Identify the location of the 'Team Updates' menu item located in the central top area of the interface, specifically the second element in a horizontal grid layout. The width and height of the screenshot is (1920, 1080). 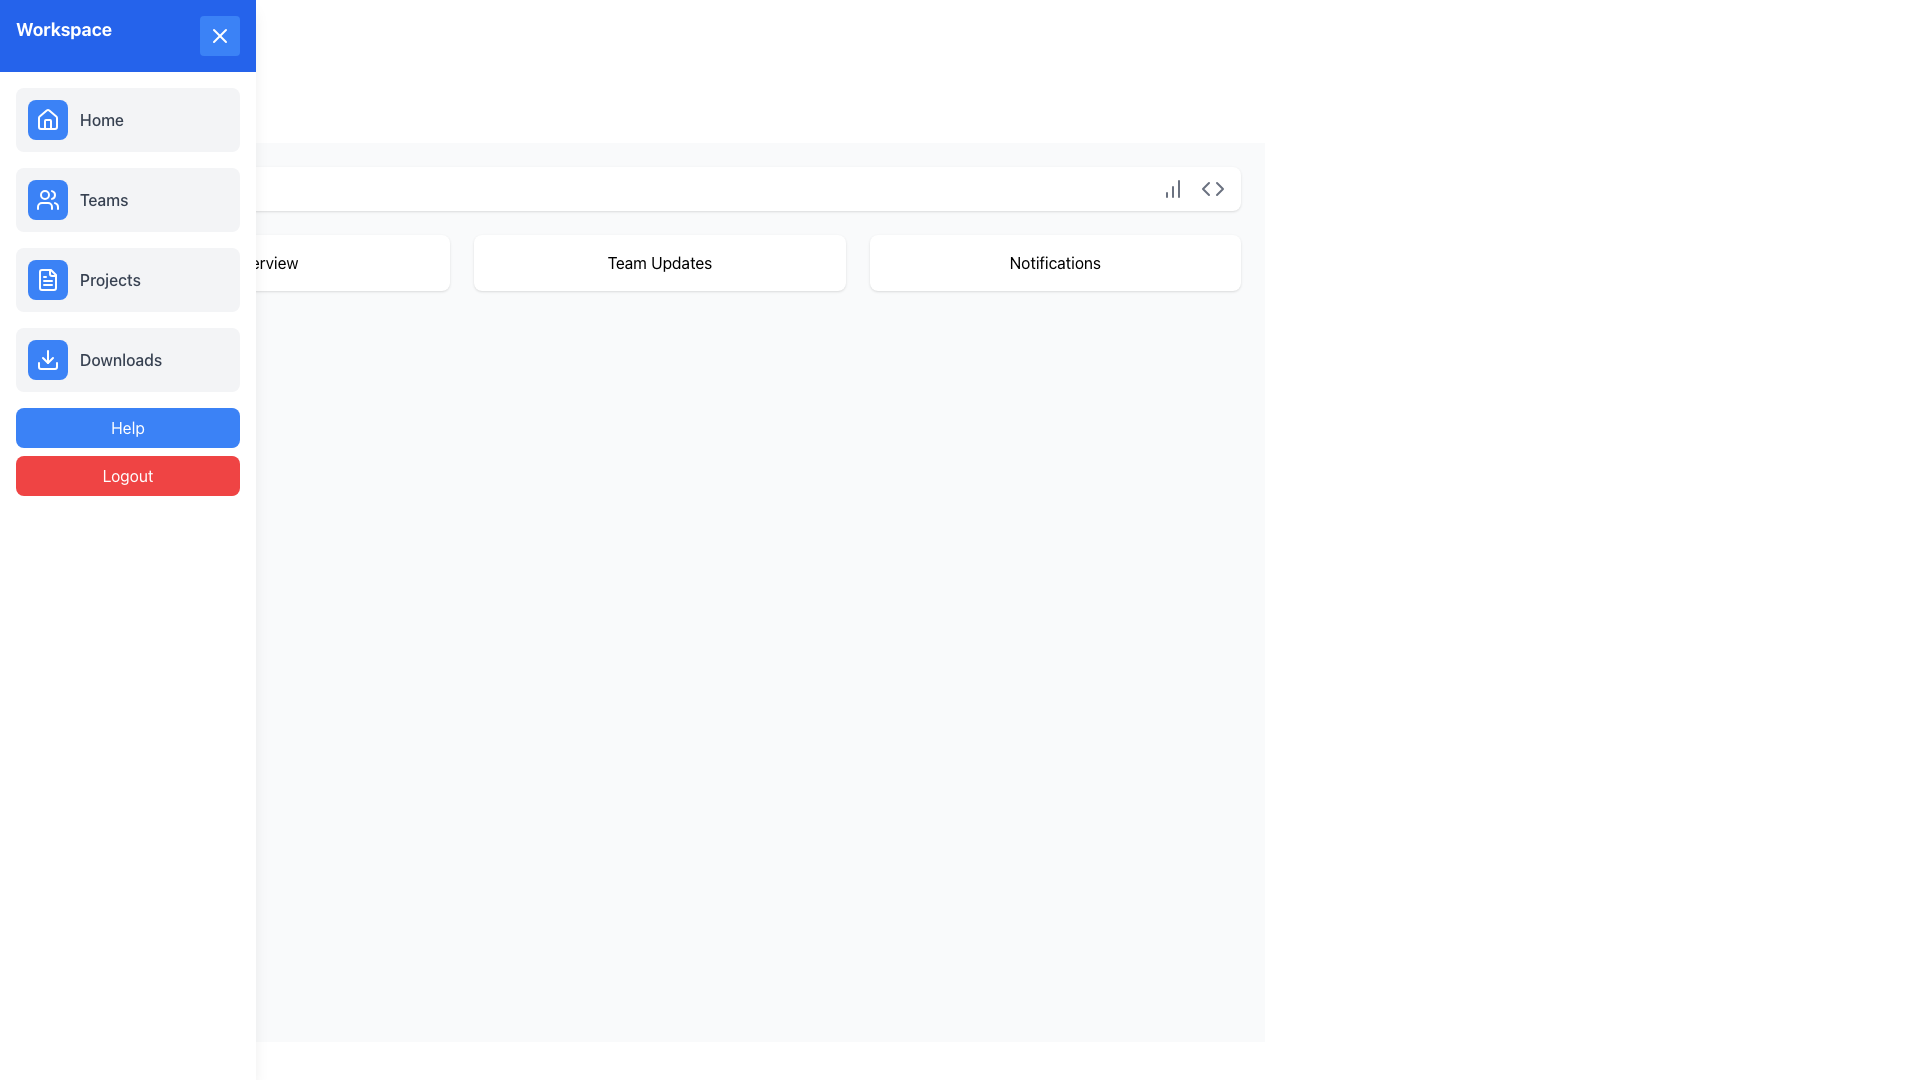
(660, 261).